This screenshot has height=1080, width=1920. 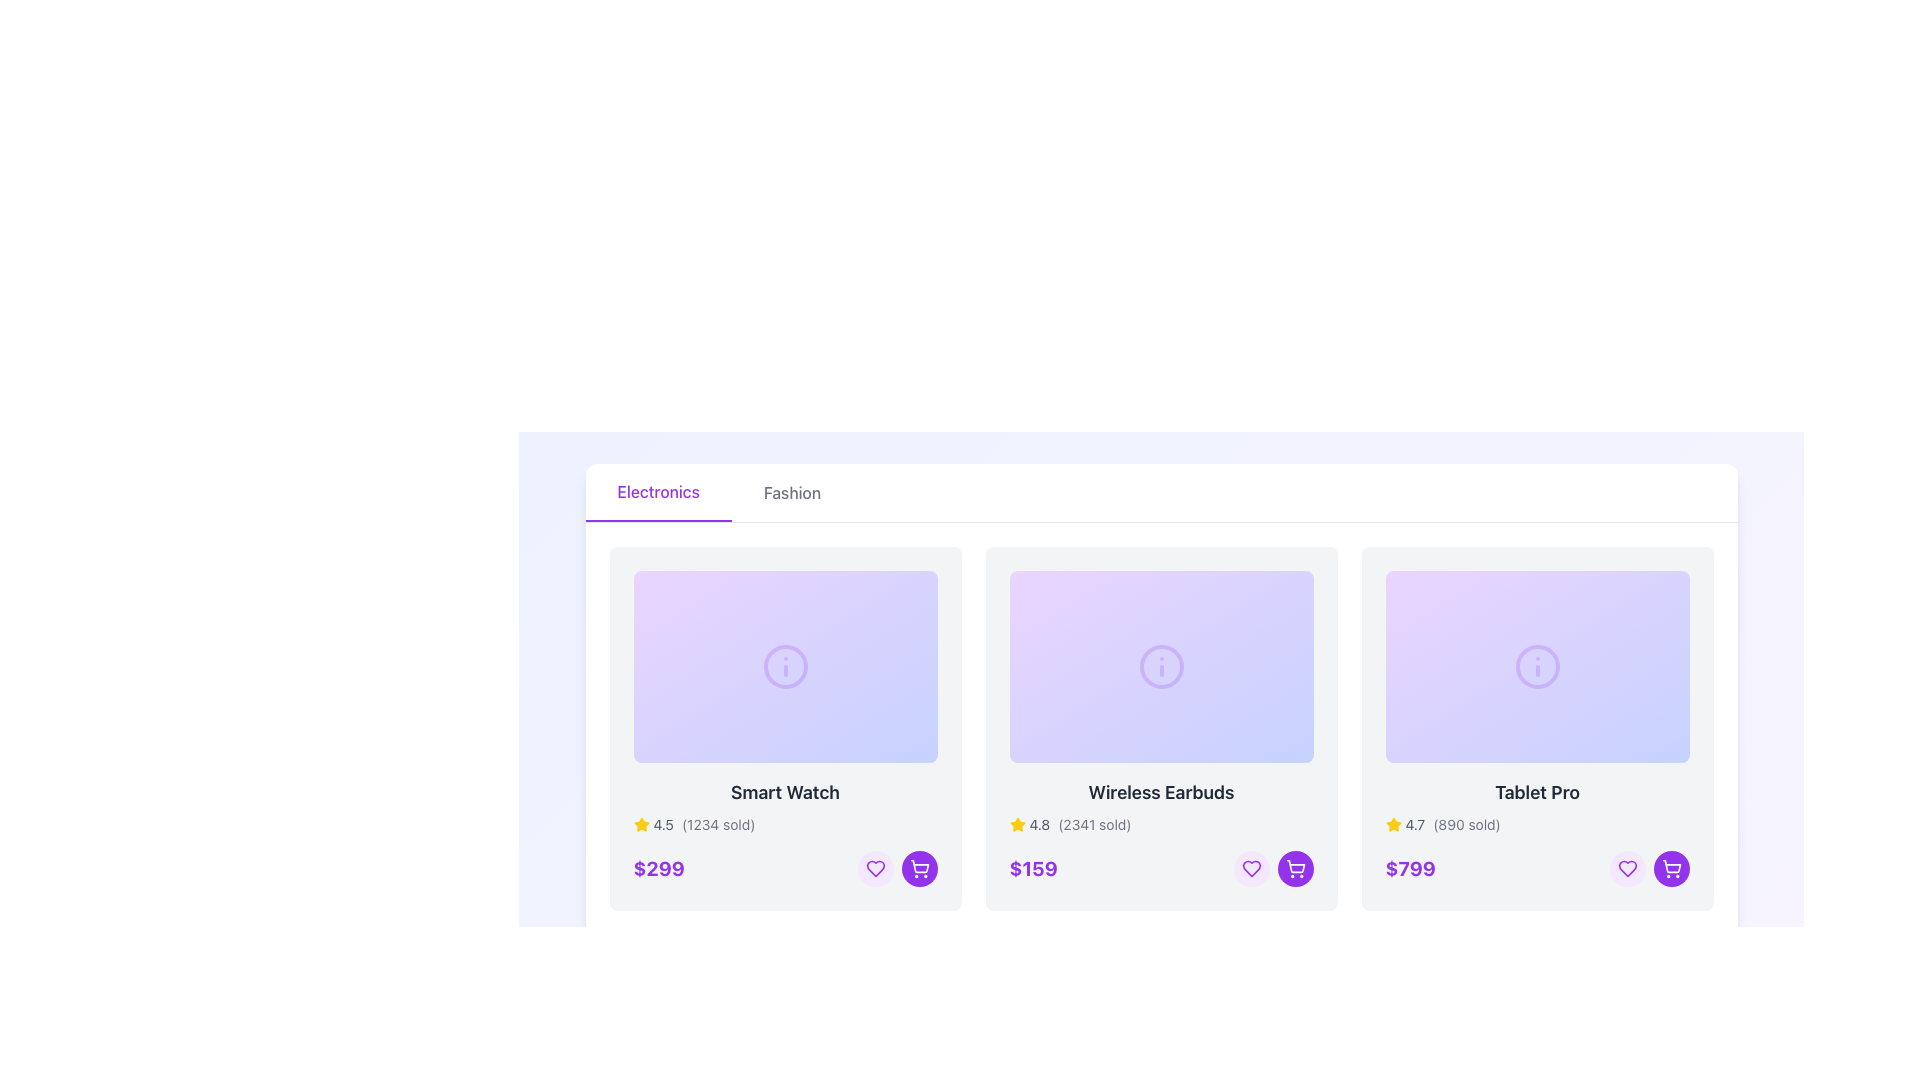 I want to click on the text element displaying '$799' in bold purple font, located in the bottom section of the rightmost product card, so click(x=1409, y=867).